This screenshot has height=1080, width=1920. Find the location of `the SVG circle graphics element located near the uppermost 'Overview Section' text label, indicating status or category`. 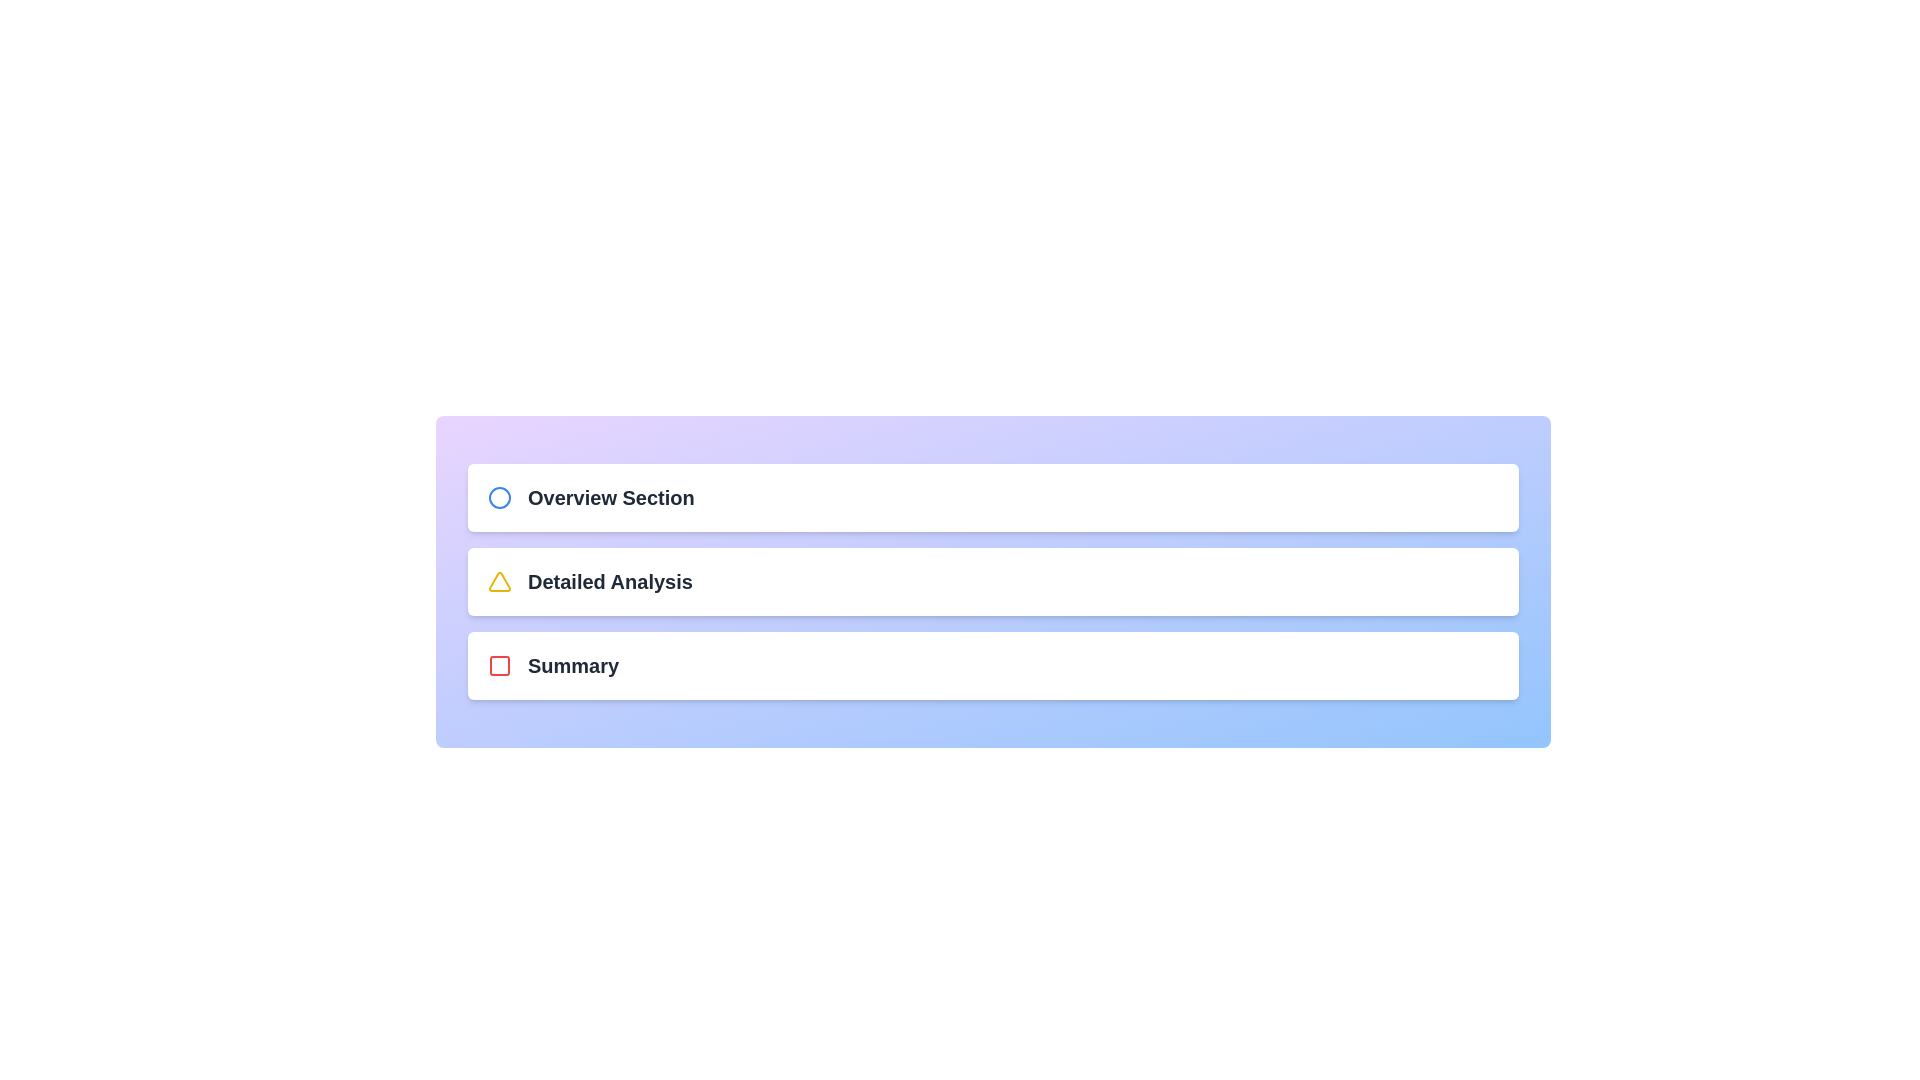

the SVG circle graphics element located near the uppermost 'Overview Section' text label, indicating status or category is located at coordinates (499, 496).